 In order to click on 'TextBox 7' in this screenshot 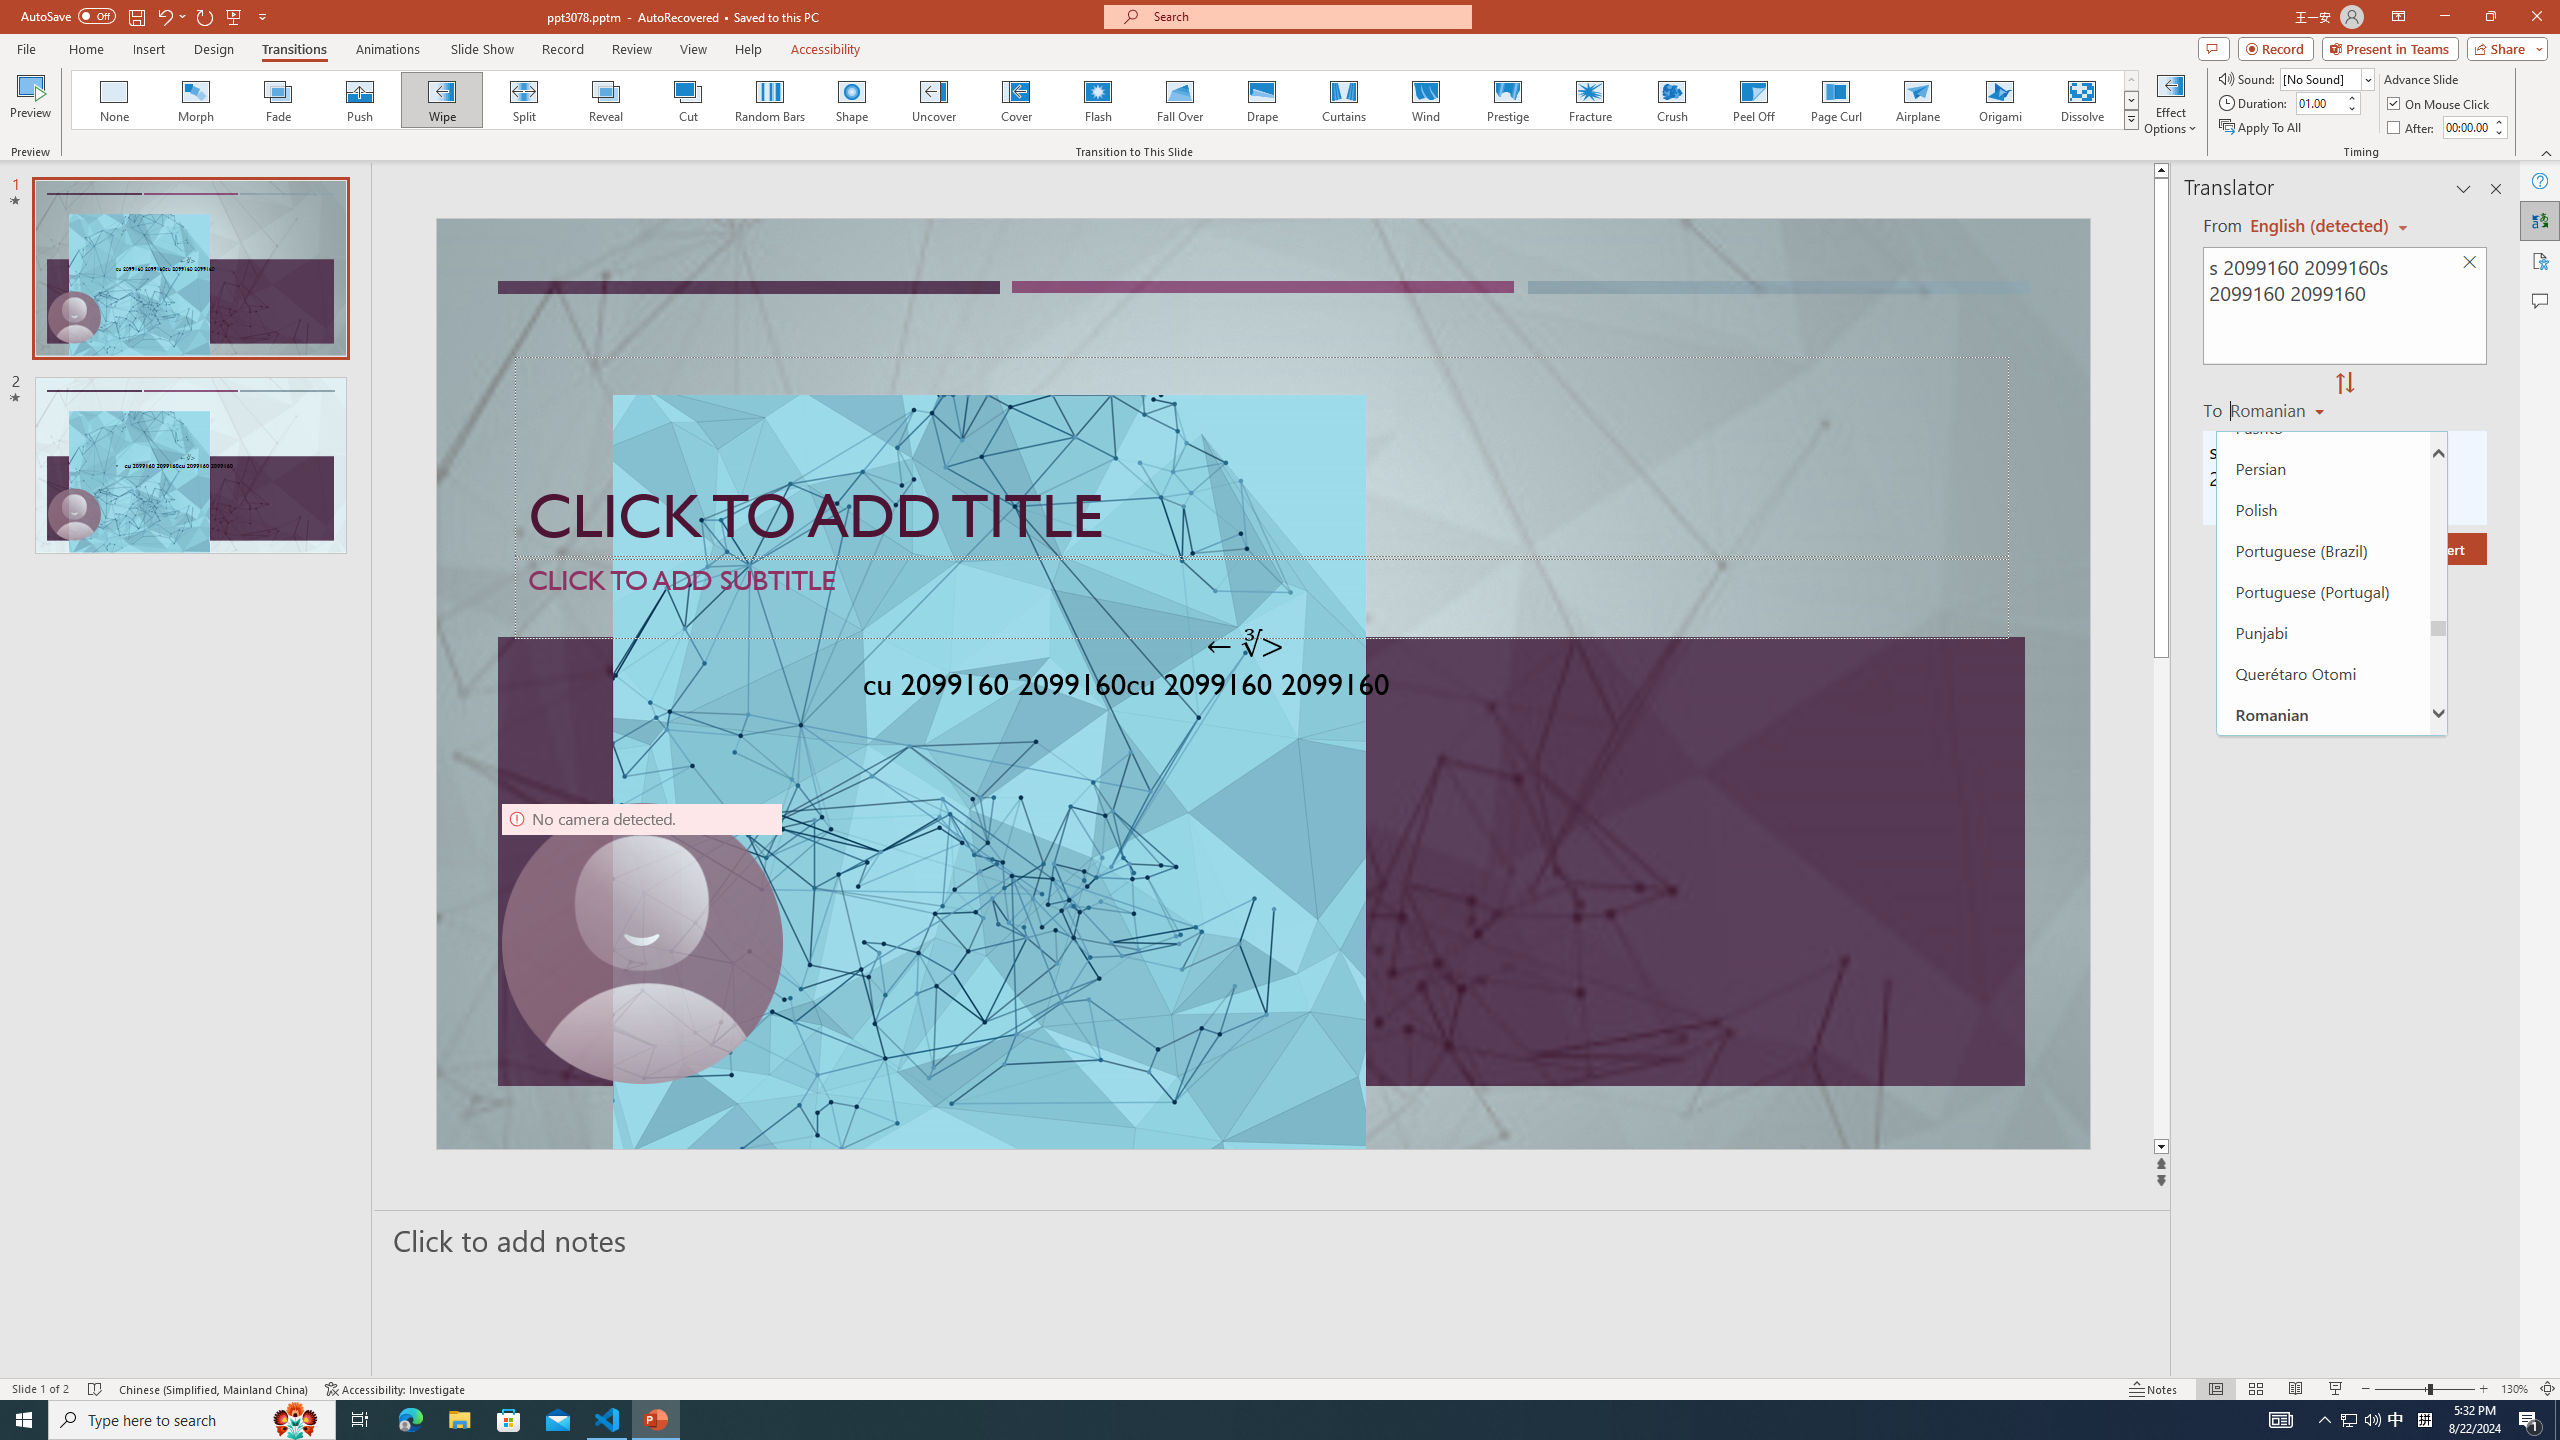, I will do `click(1244, 644)`.